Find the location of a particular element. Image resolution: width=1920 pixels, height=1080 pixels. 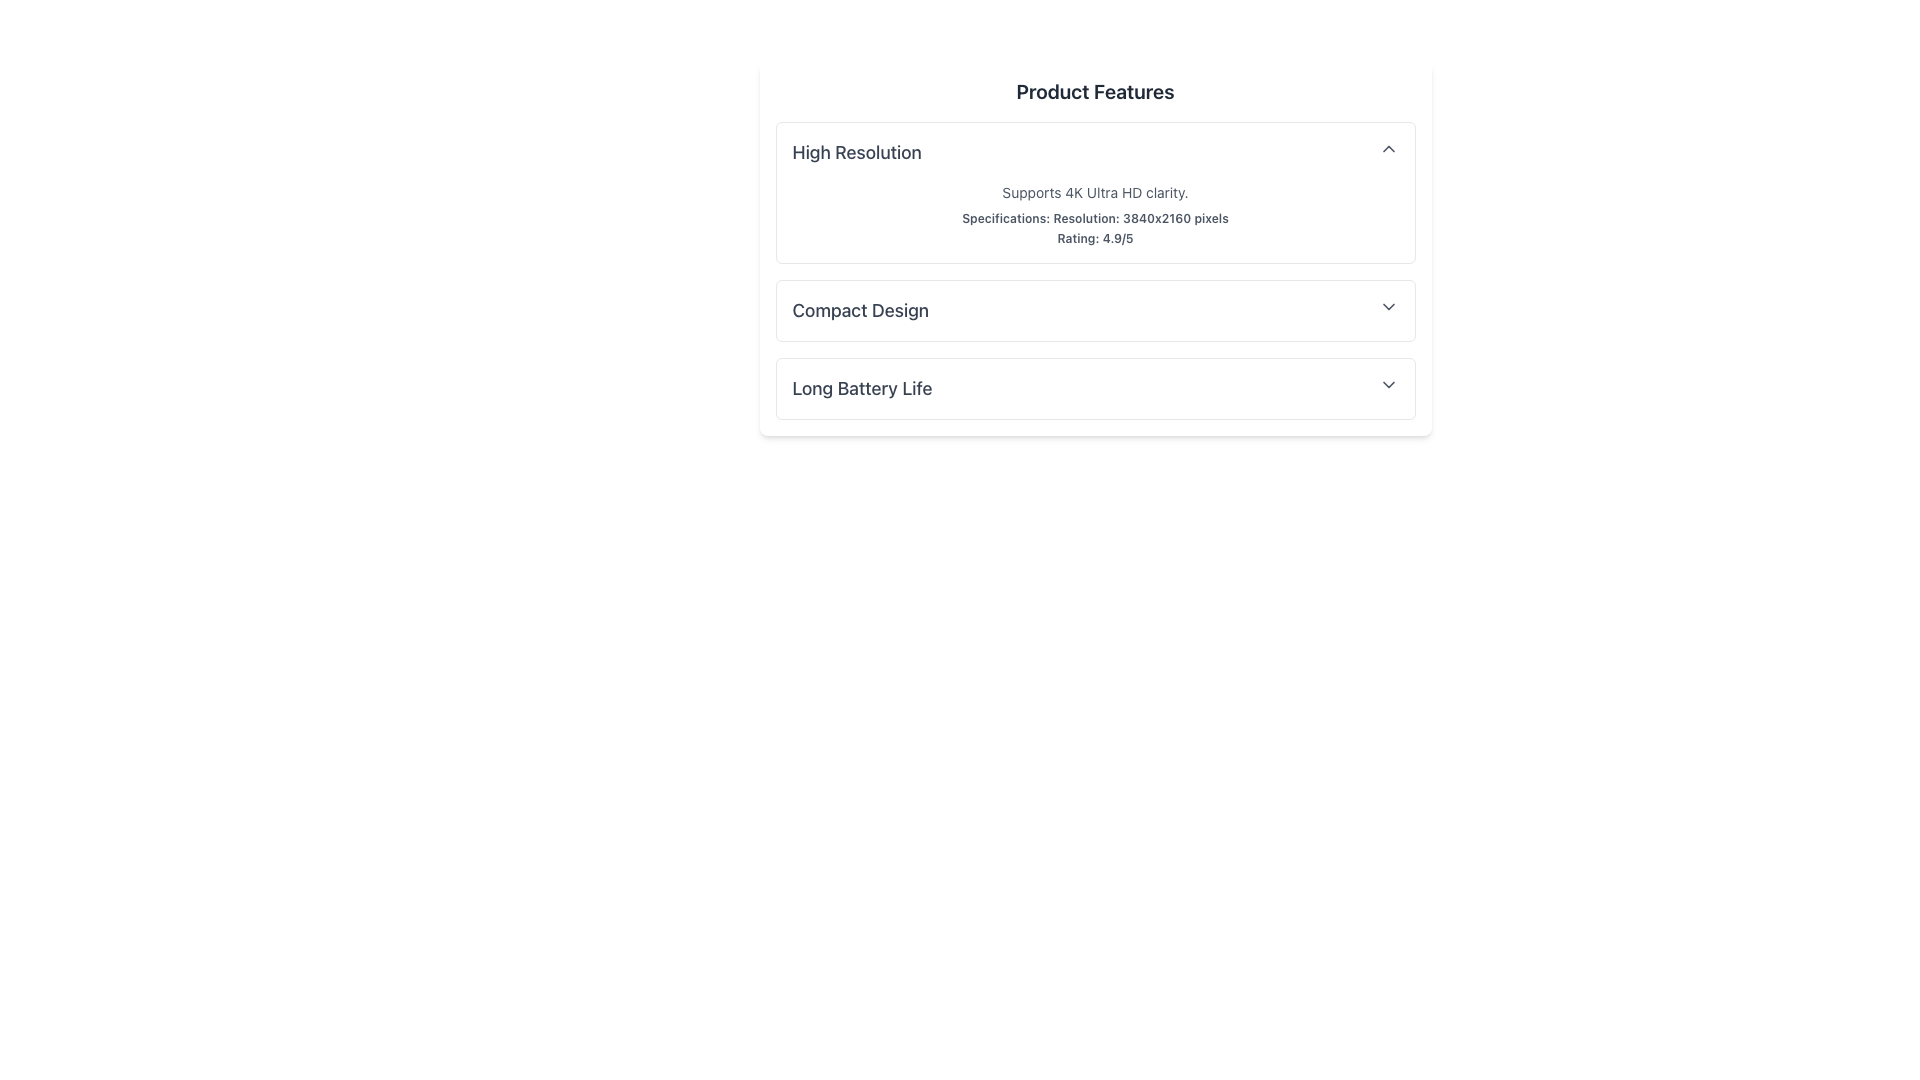

the downward arrow icon located on the far right of the 'Compact Design' section is located at coordinates (1387, 307).